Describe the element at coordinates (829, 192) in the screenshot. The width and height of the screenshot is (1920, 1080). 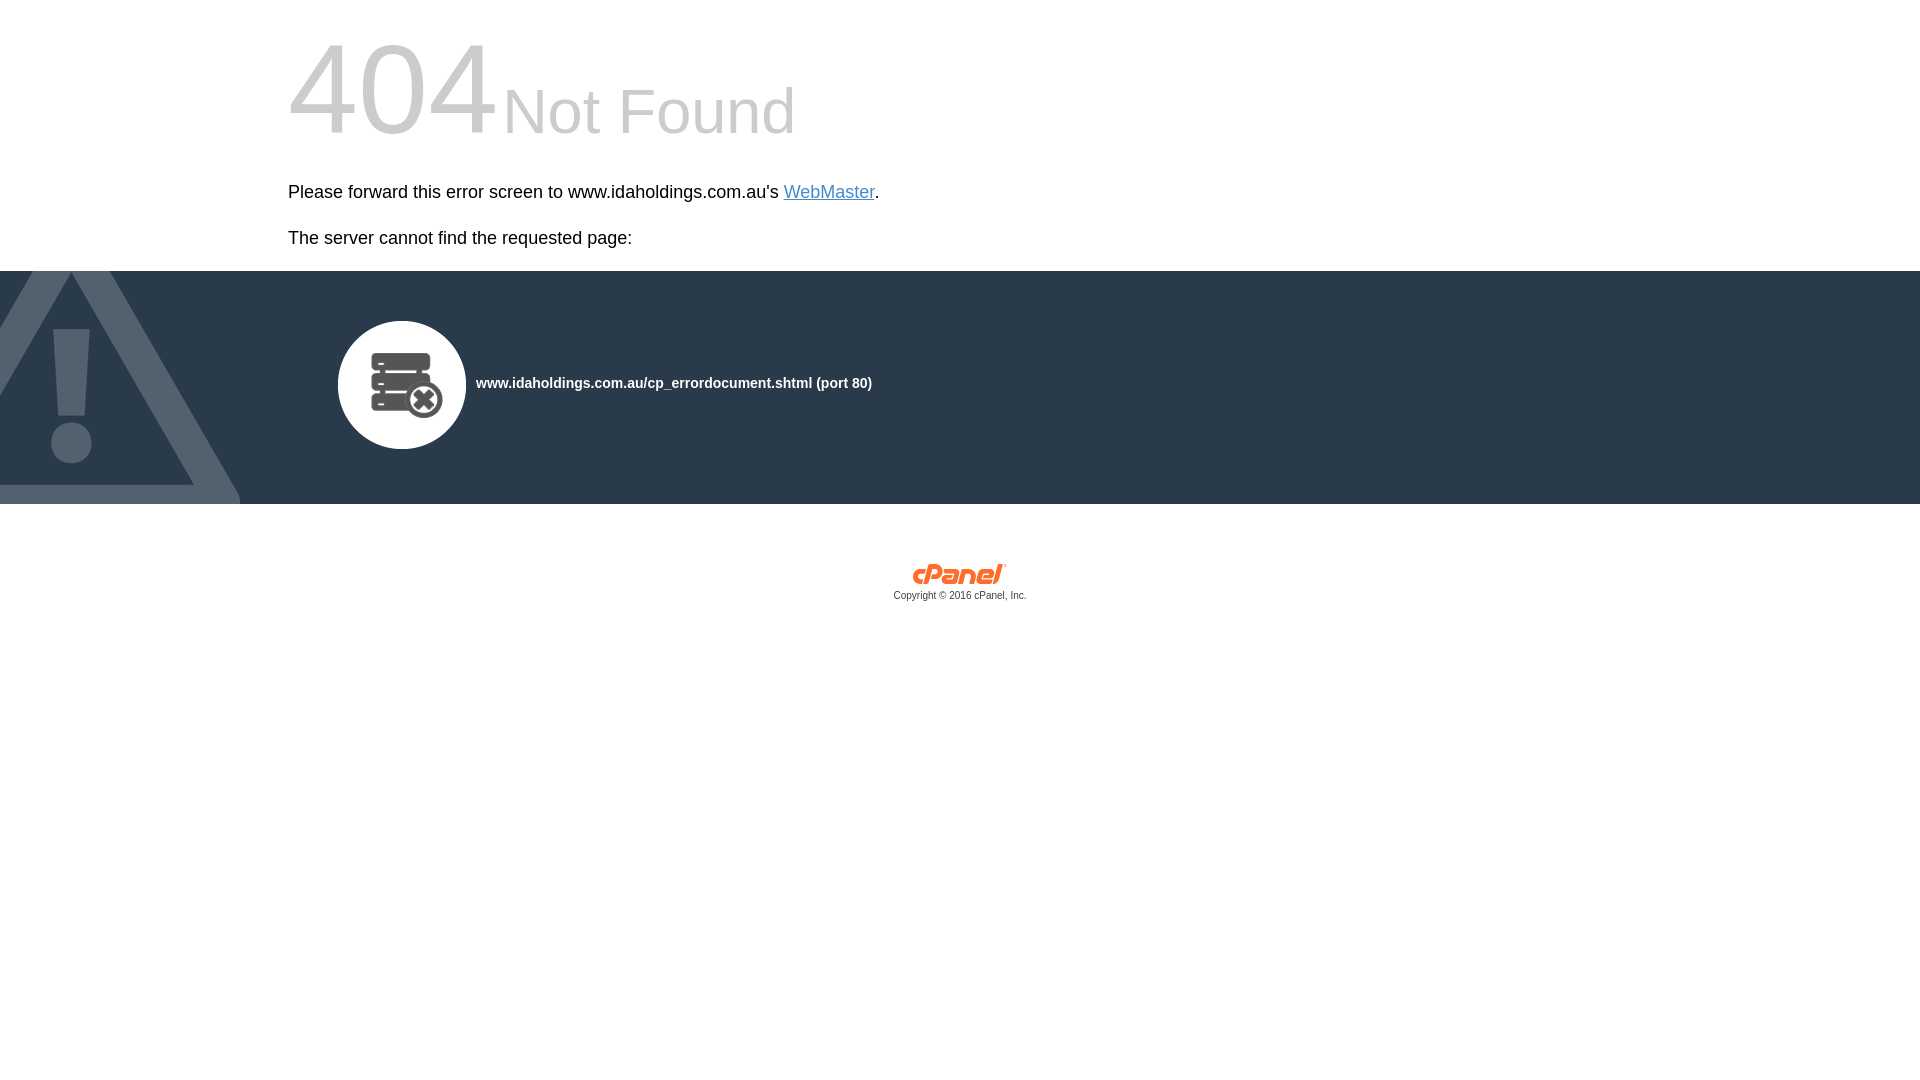
I see `'WebMaster'` at that location.